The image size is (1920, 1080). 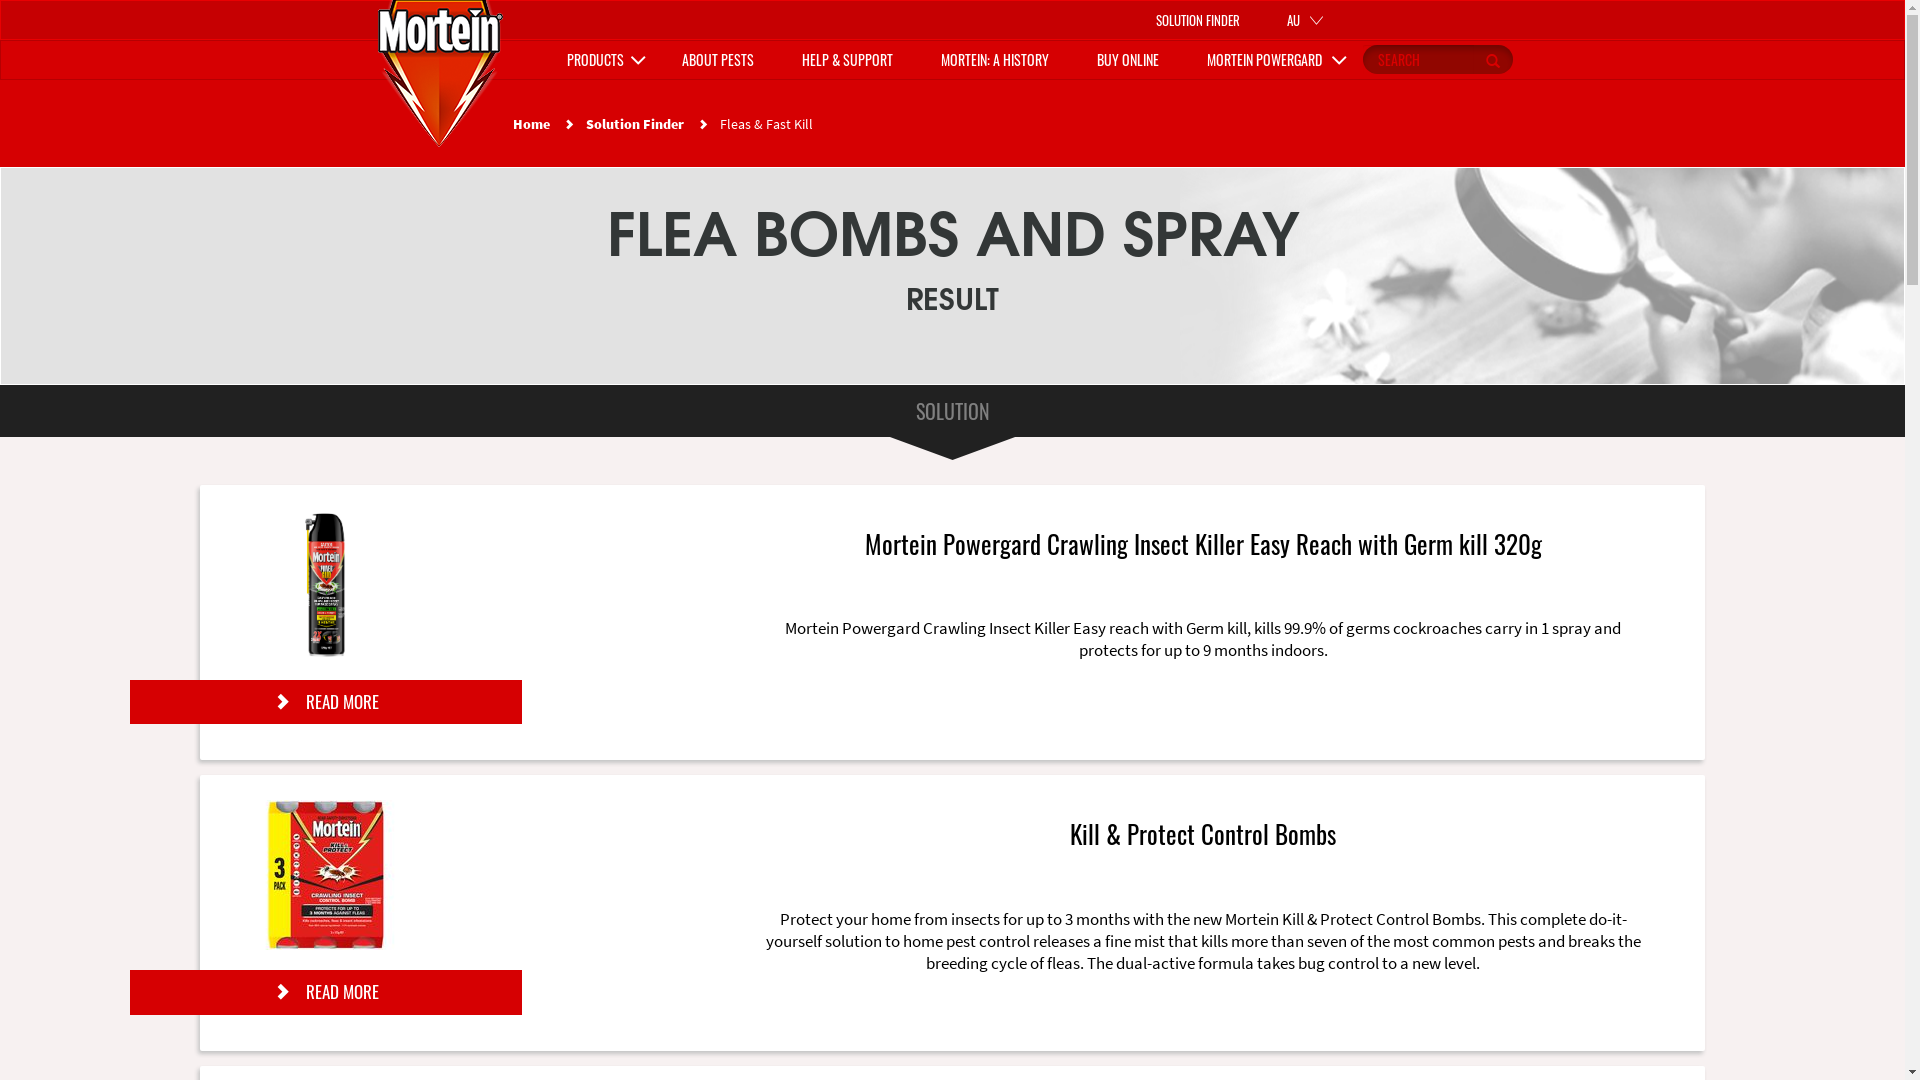 I want to click on 'MORTEIN: A HISTORY', so click(x=993, y=59).